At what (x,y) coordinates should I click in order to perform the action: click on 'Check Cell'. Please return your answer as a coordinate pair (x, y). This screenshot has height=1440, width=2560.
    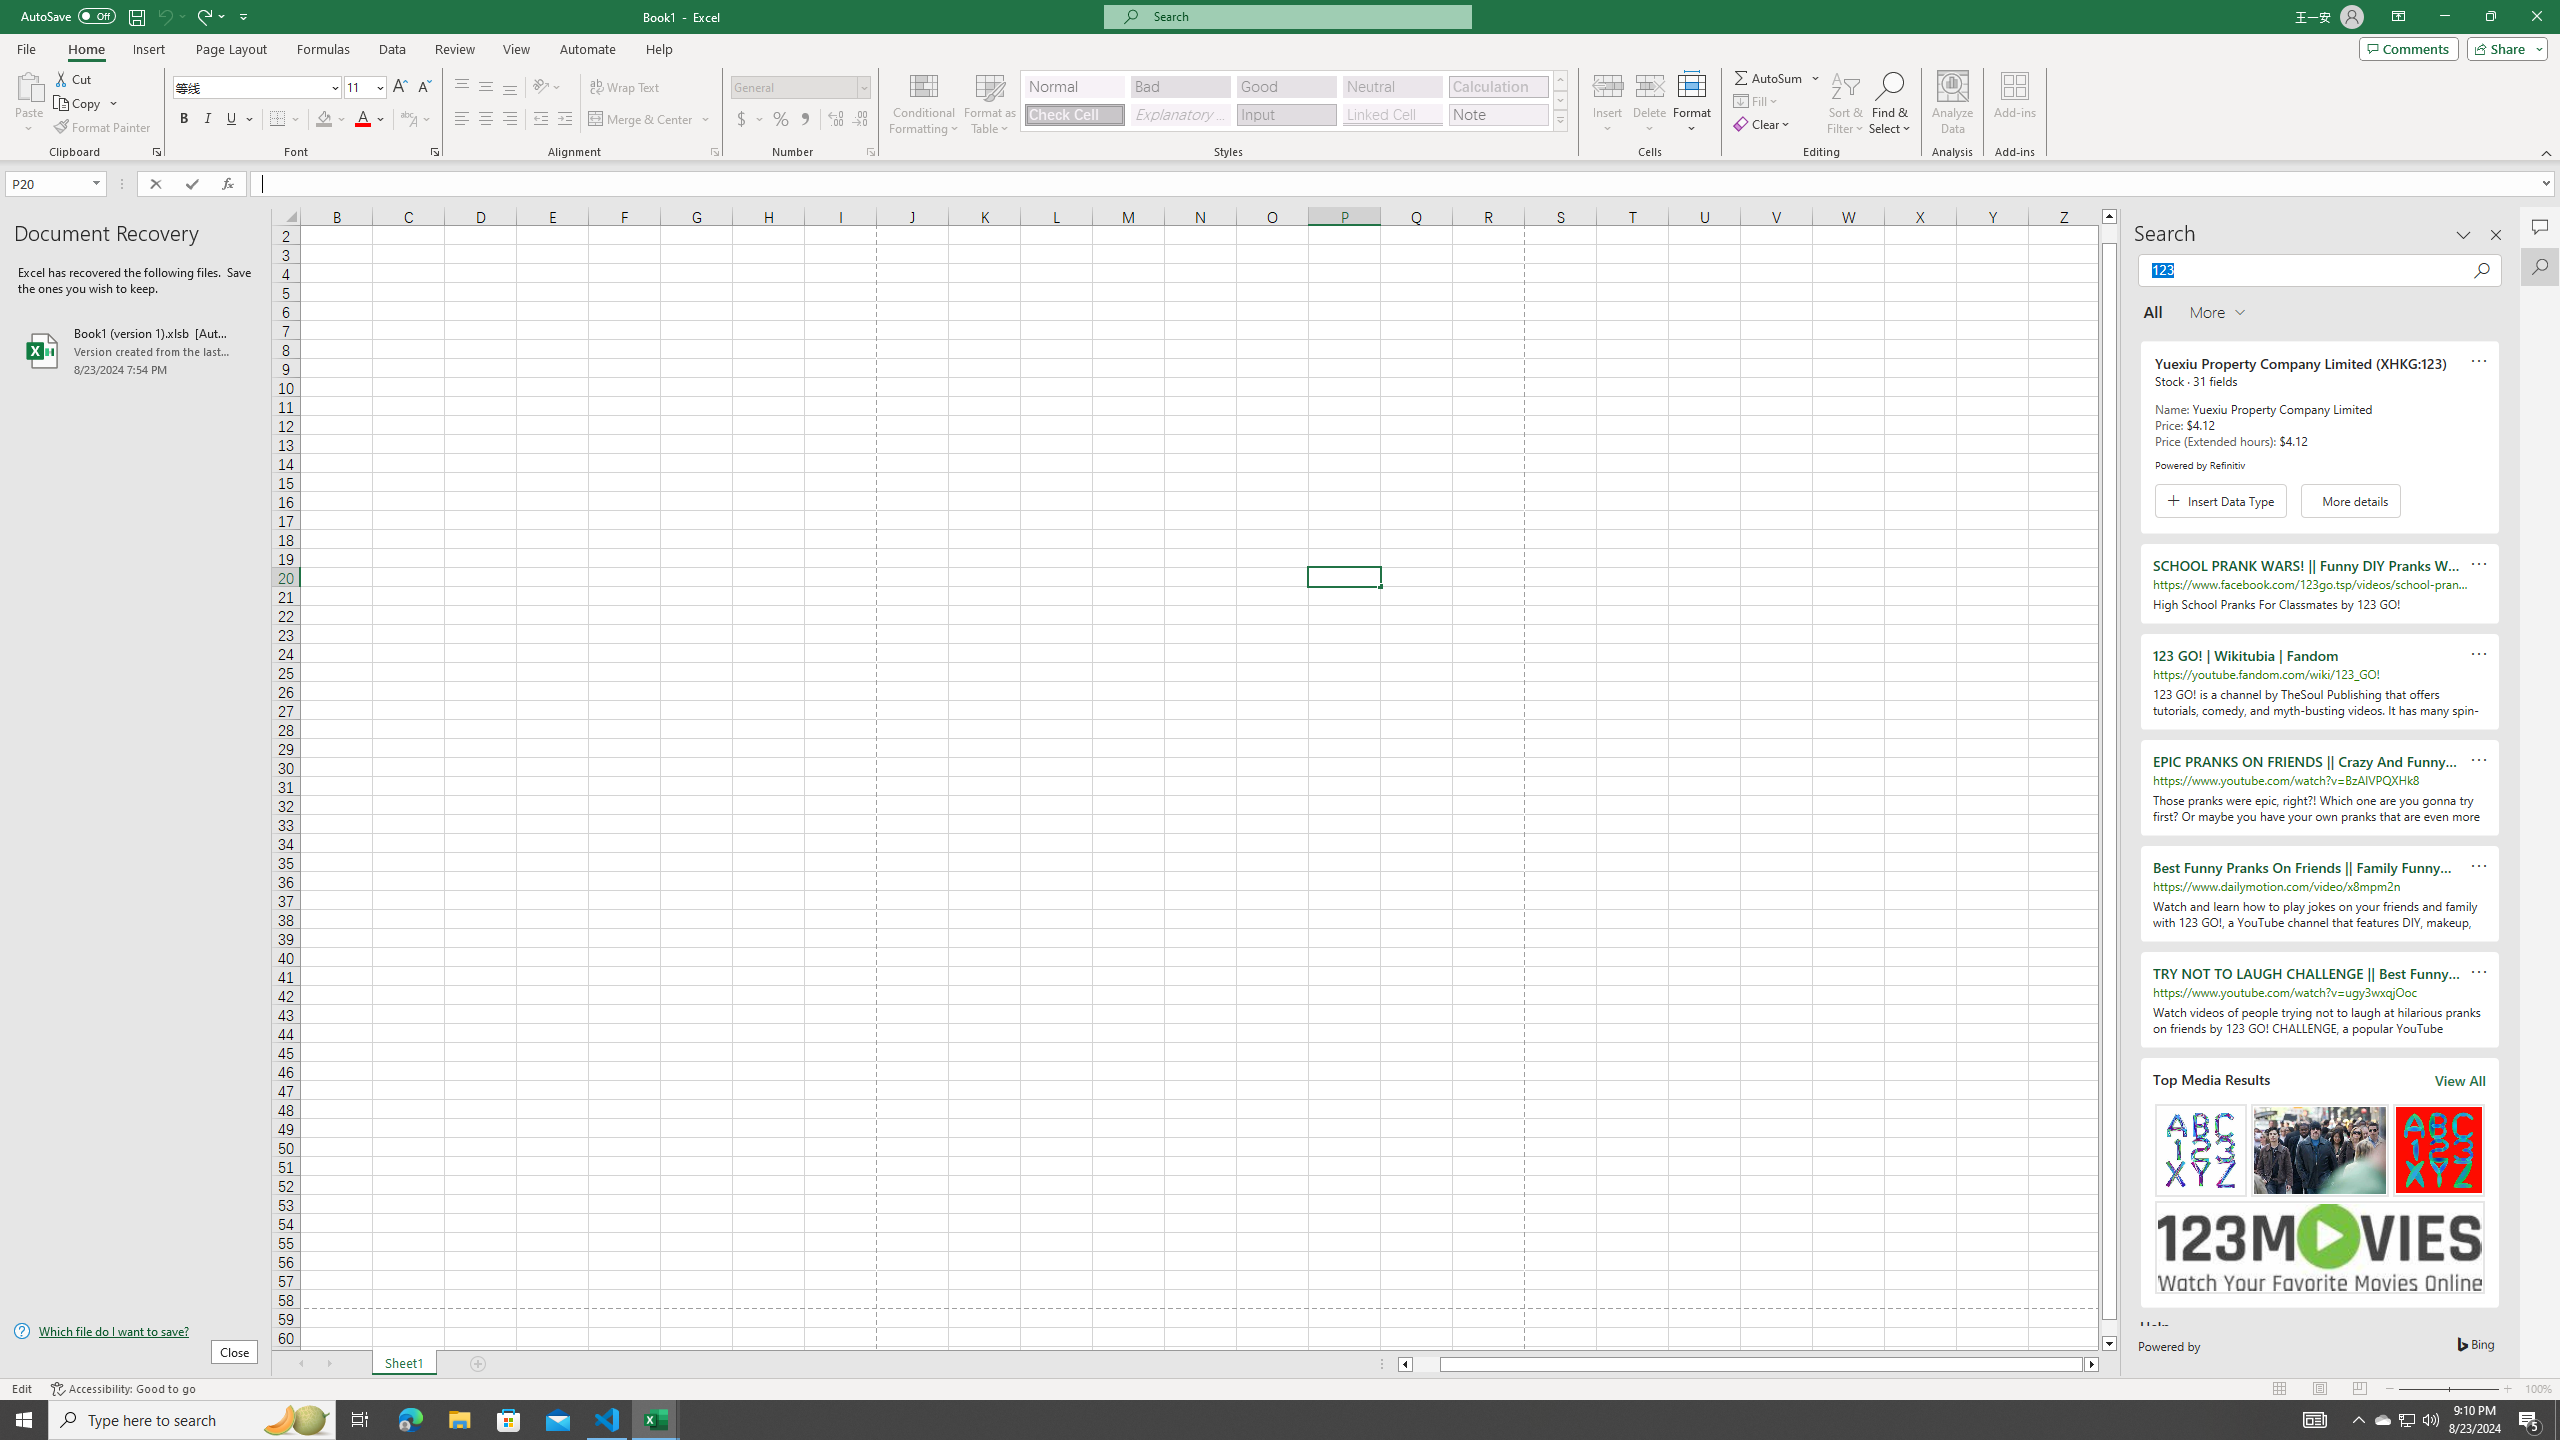
    Looking at the image, I should click on (1075, 114).